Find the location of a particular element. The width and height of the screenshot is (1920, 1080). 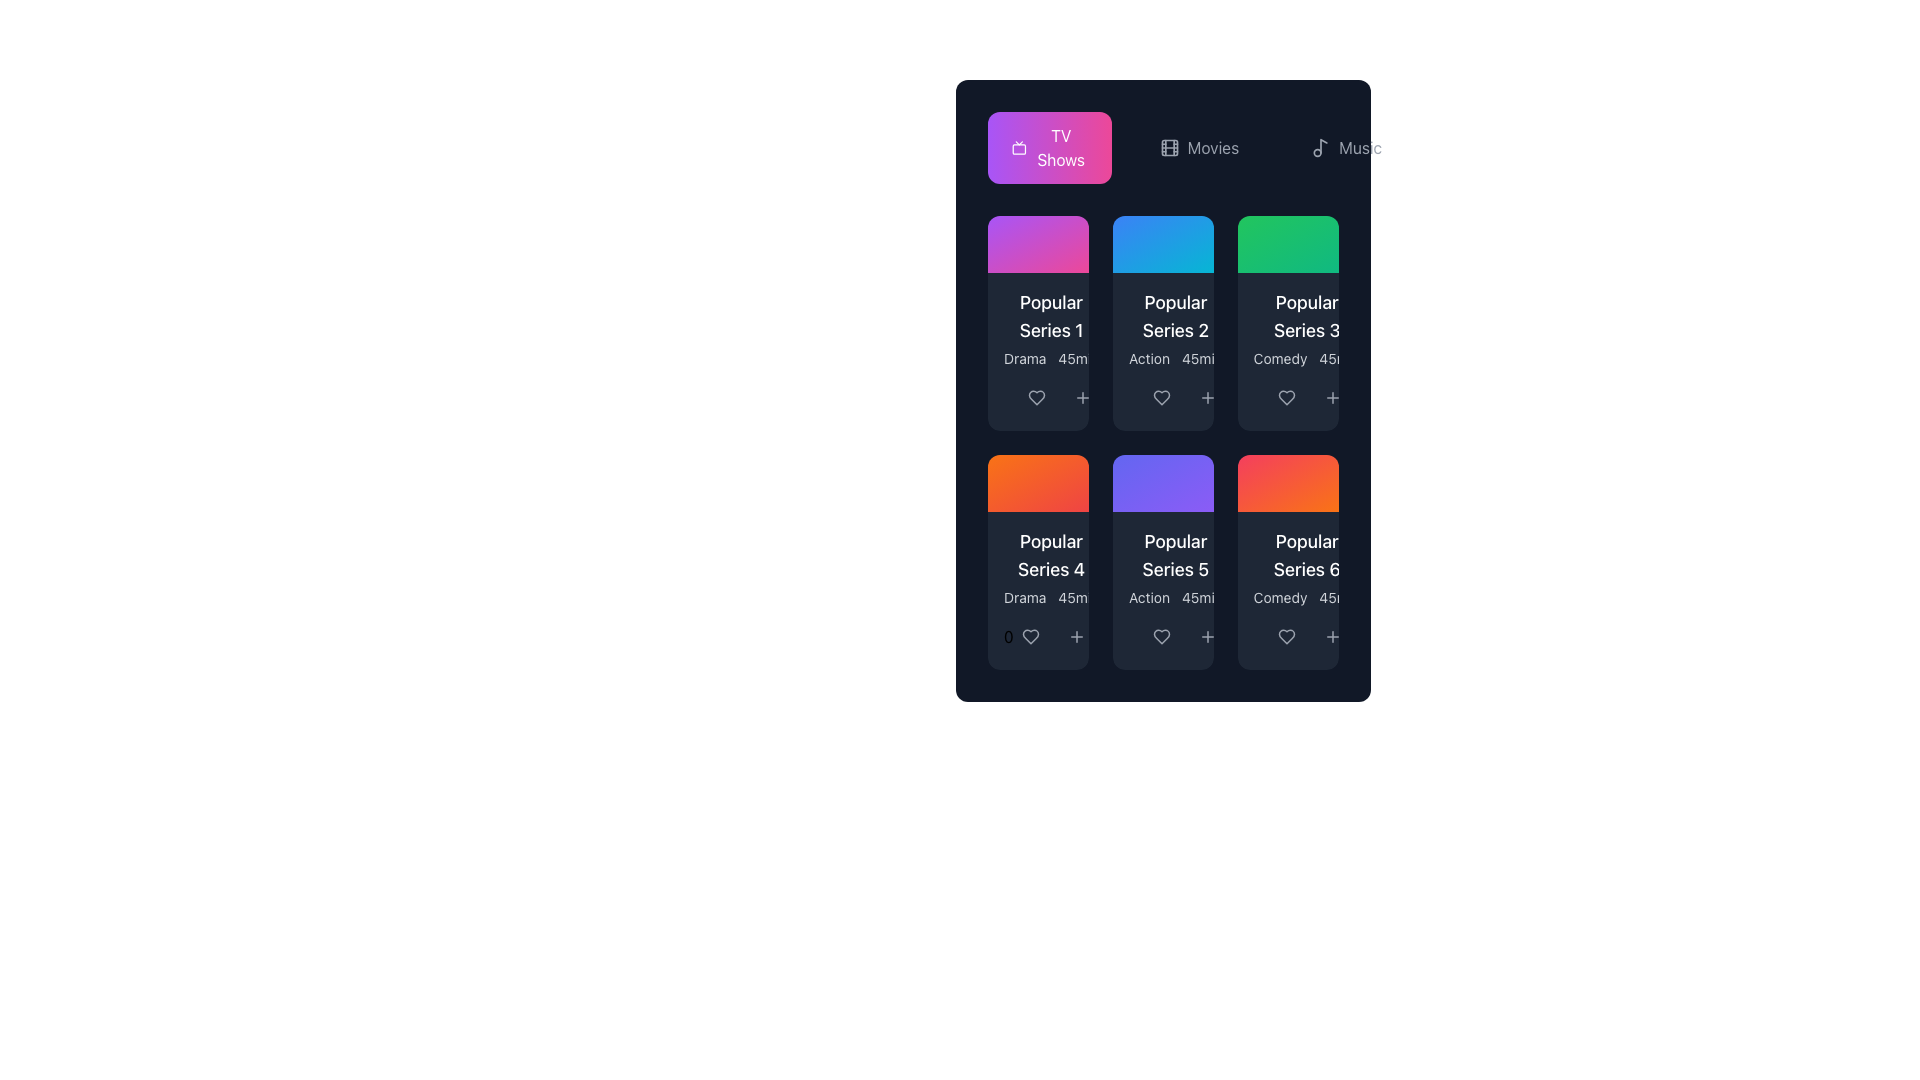

the text display showing 'Action 45min' styled in light gray font, located below the title 'Popular Series 5' in the card layout is located at coordinates (1176, 596).